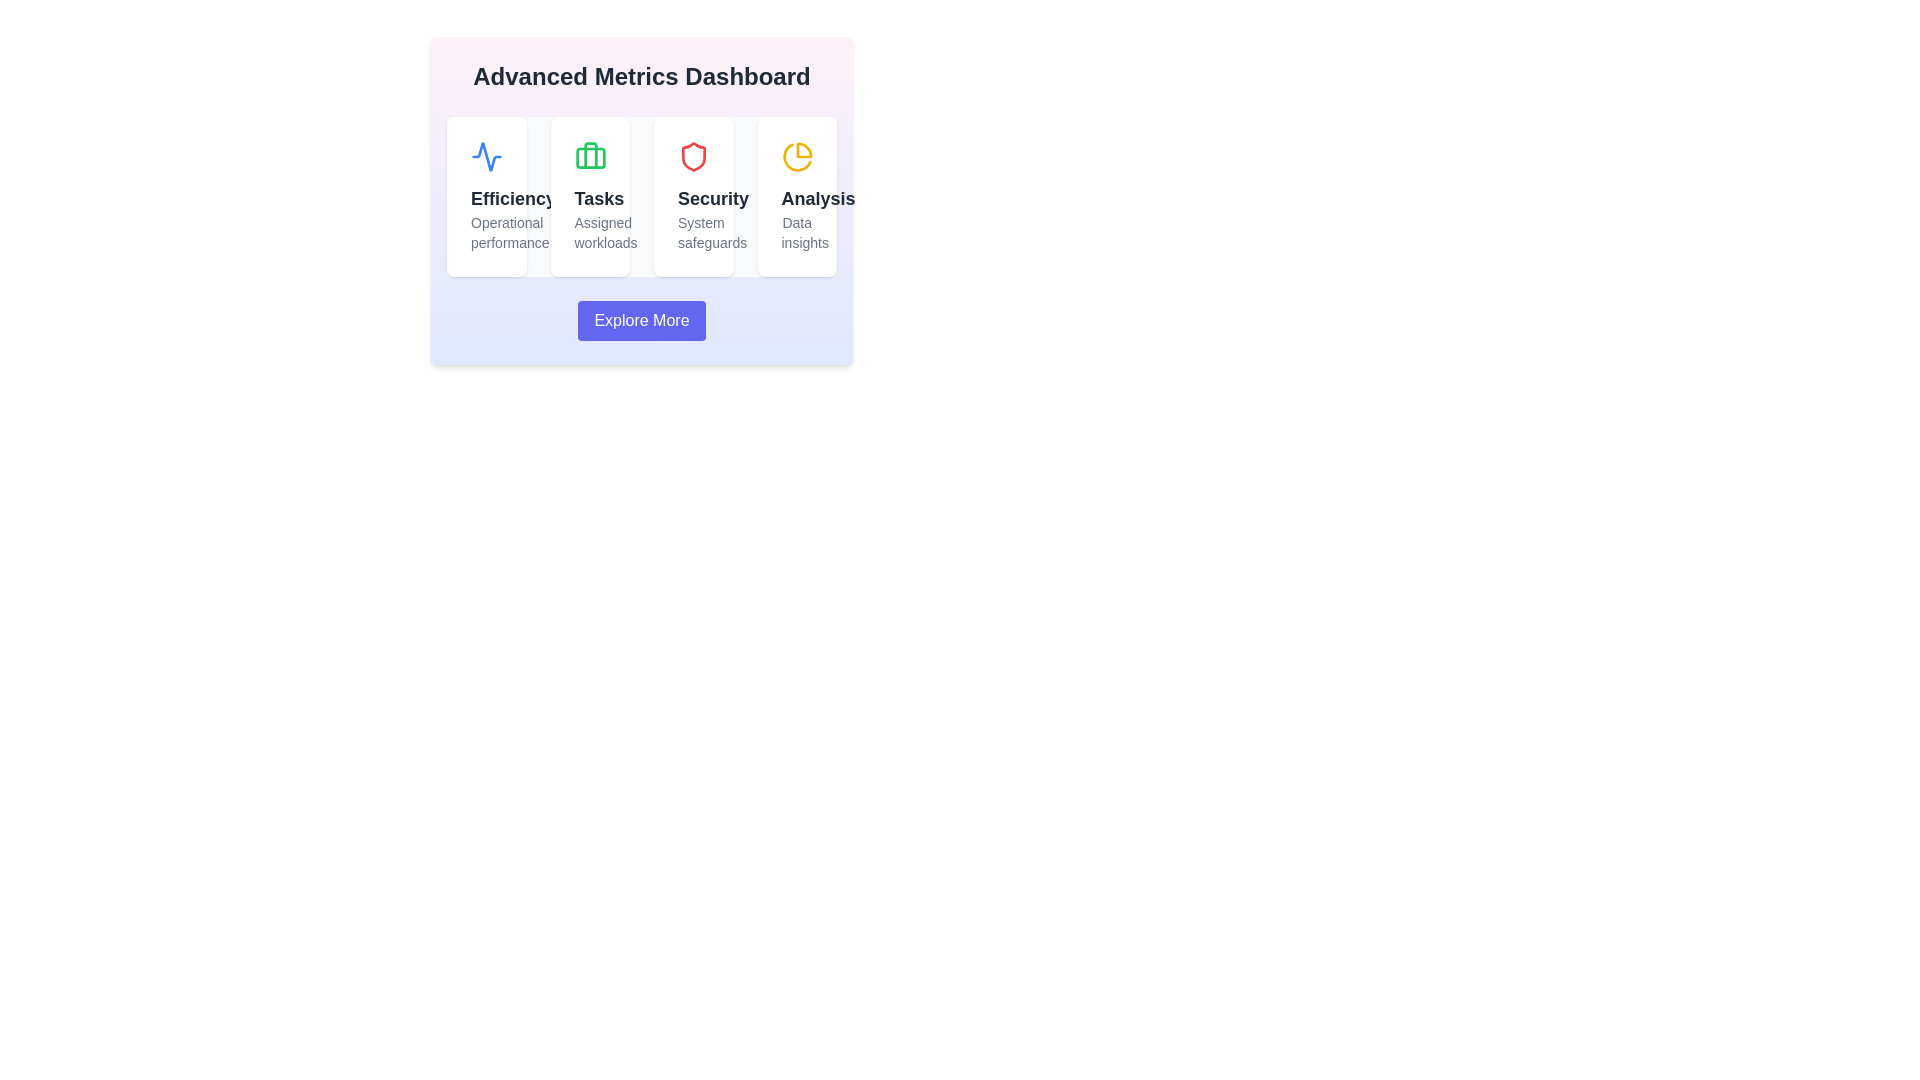  I want to click on the red shield icon located in the 'Security' card of the 'Advanced Metrics Dashboard', which visually represents the security feature, so click(693, 156).